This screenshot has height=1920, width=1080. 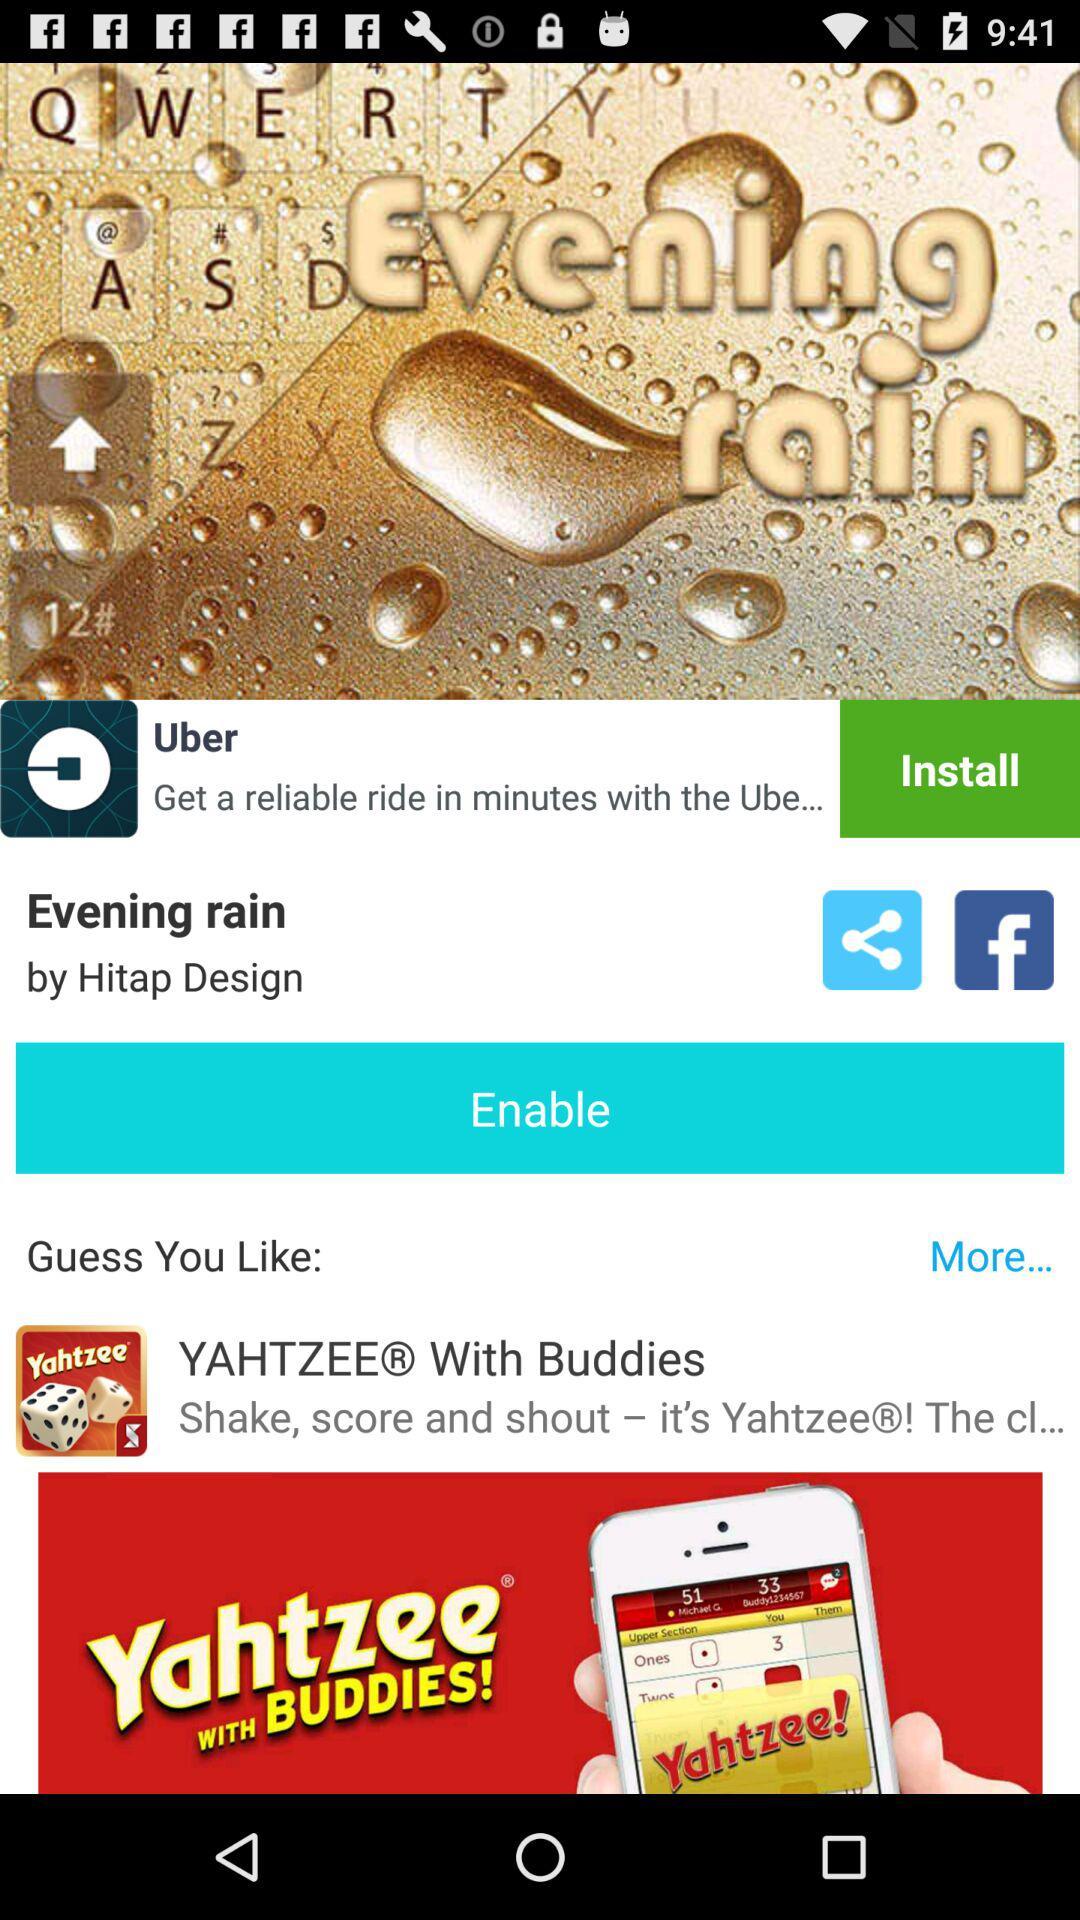 What do you see at coordinates (991, 1253) in the screenshot?
I see `button below the enable item` at bounding box center [991, 1253].